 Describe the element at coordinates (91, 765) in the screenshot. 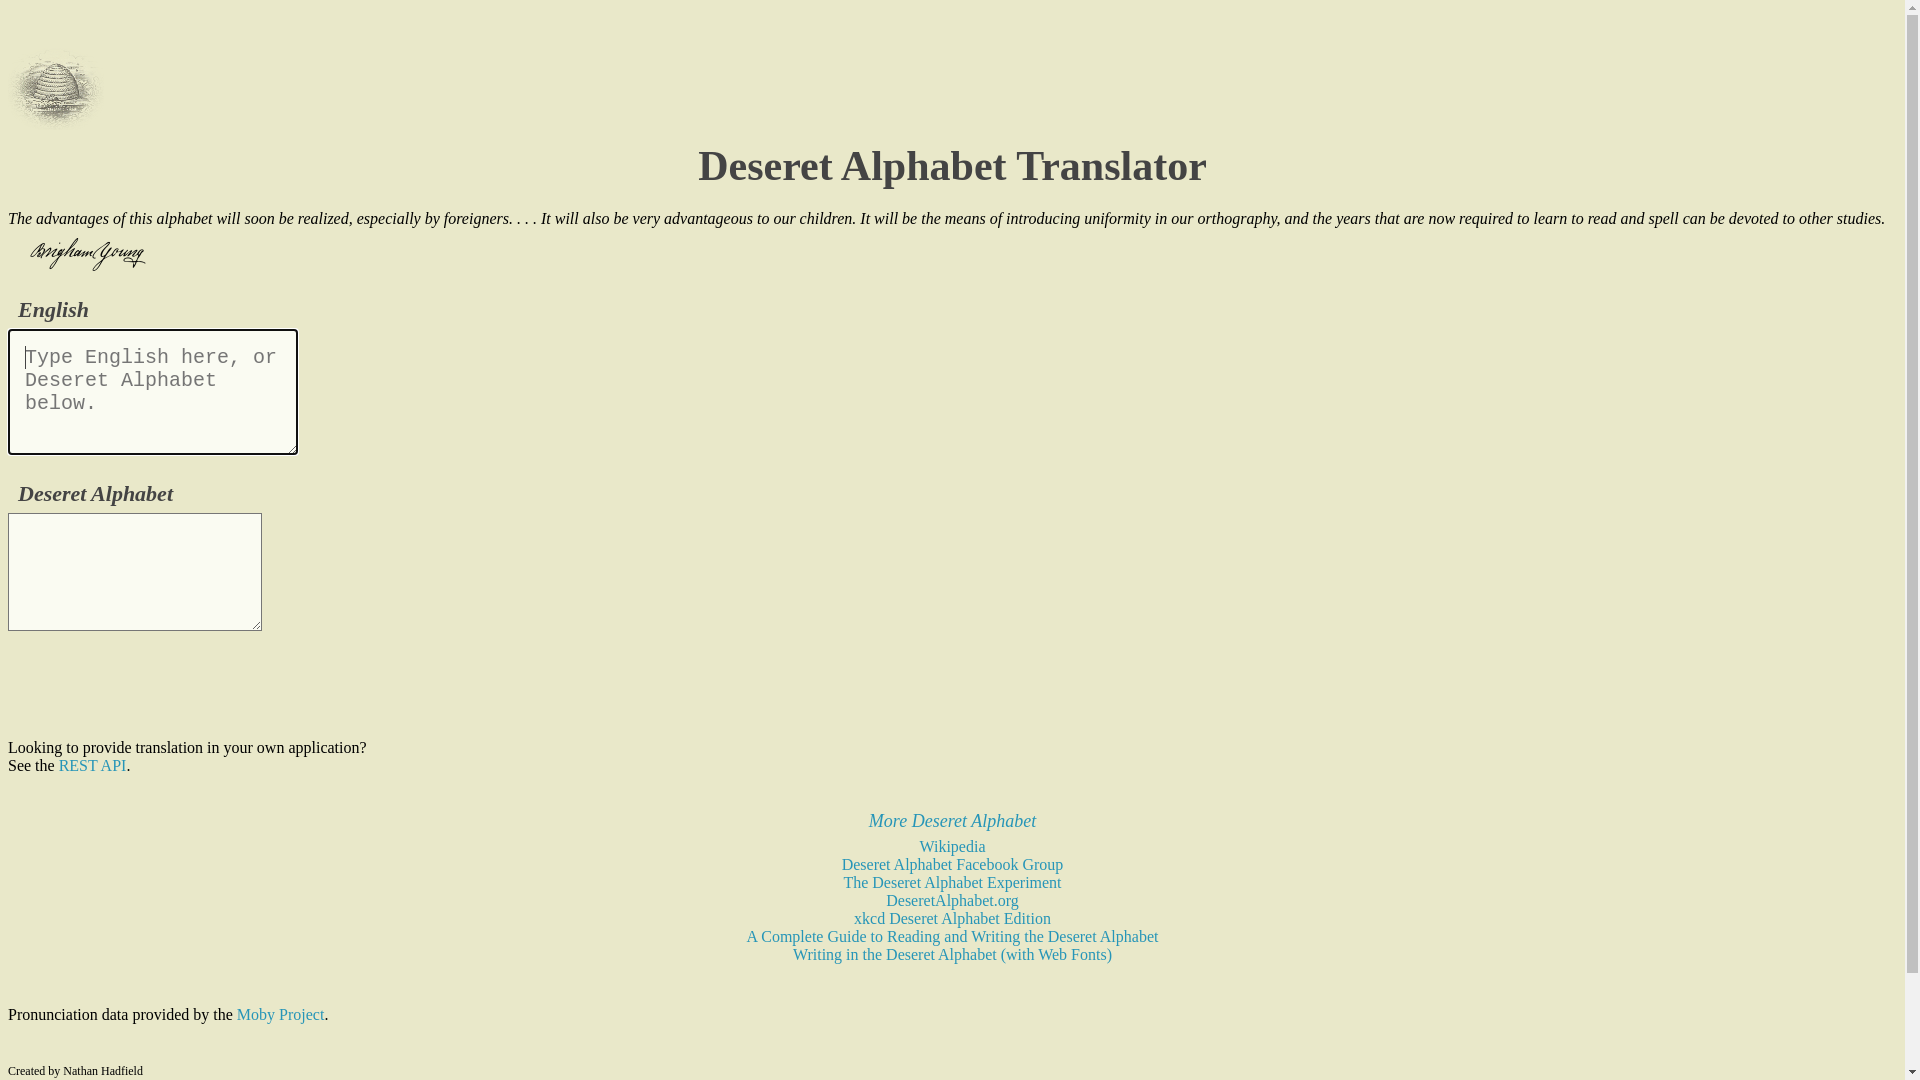

I see `'REST API'` at that location.